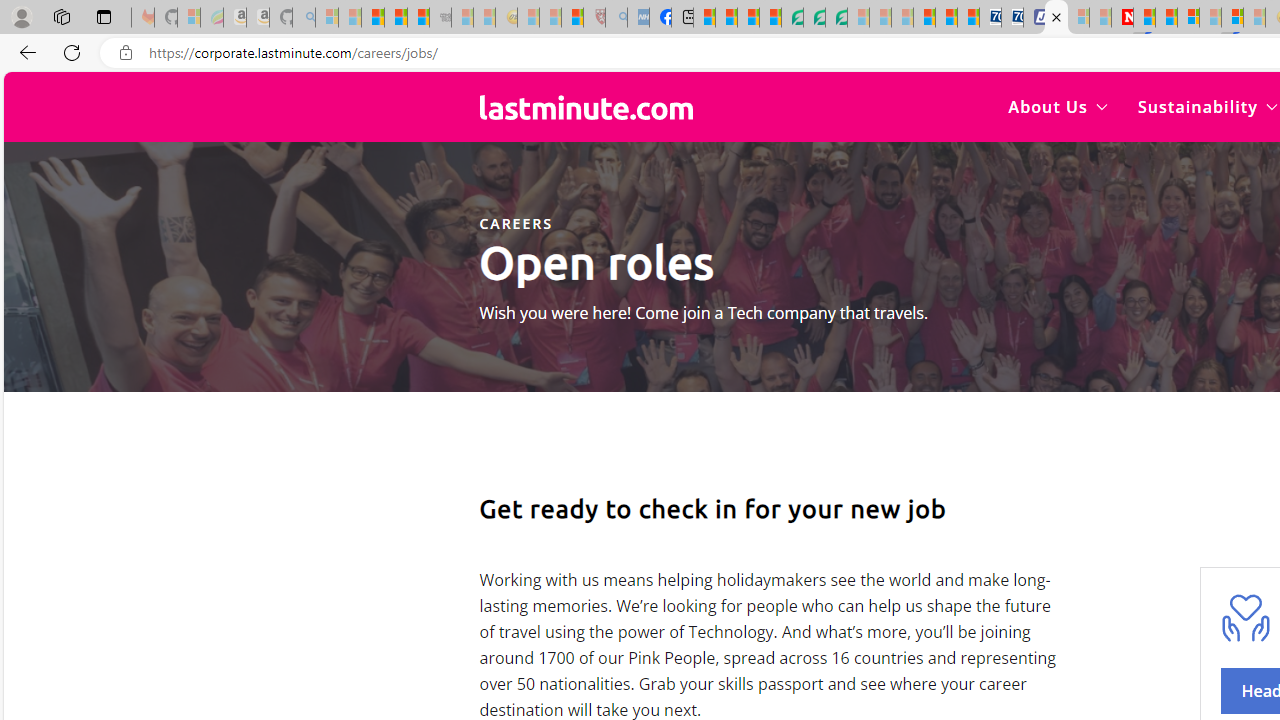 The image size is (1280, 720). What do you see at coordinates (593, 17) in the screenshot?
I see `'Robert H. Shmerling, MD - Harvard Health - Sleeping'` at bounding box center [593, 17].